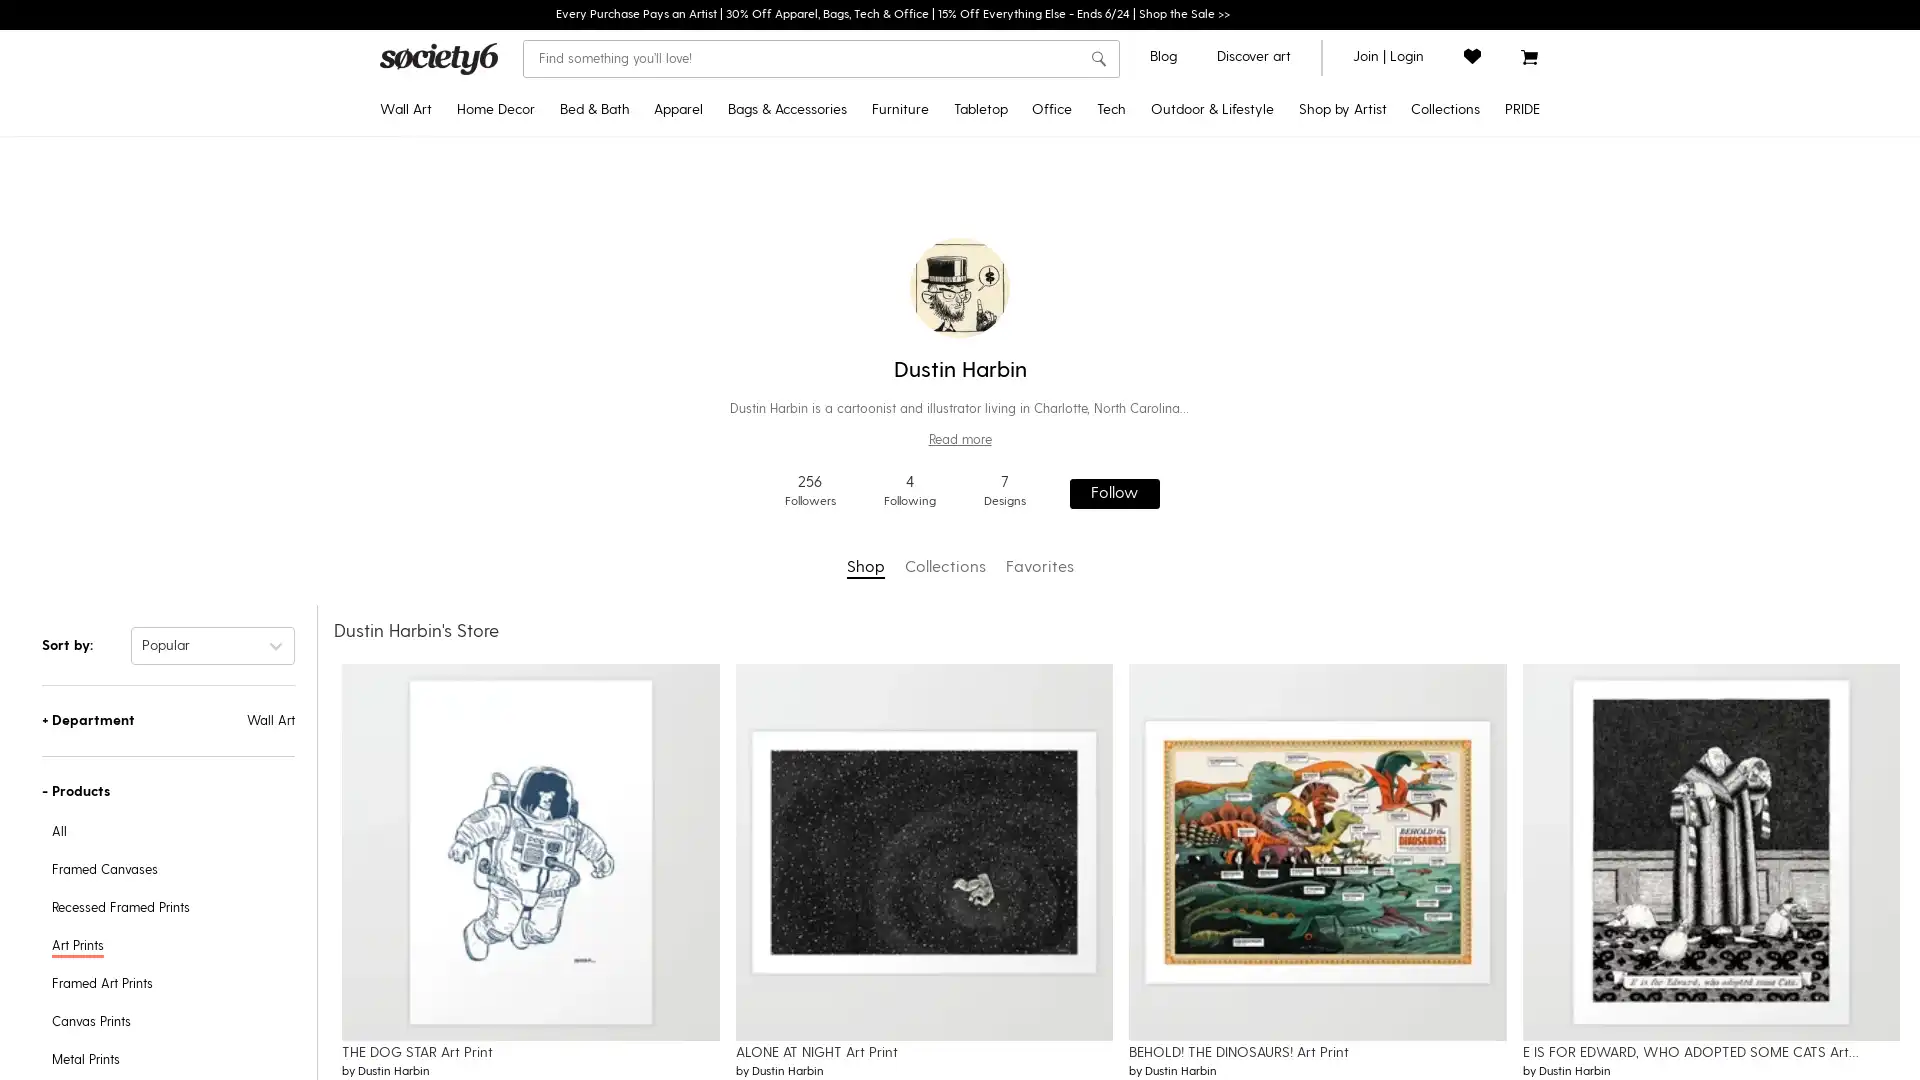 The image size is (1920, 1080). Describe the element at coordinates (801, 320) in the screenshot. I see `Fanny Packs` at that location.